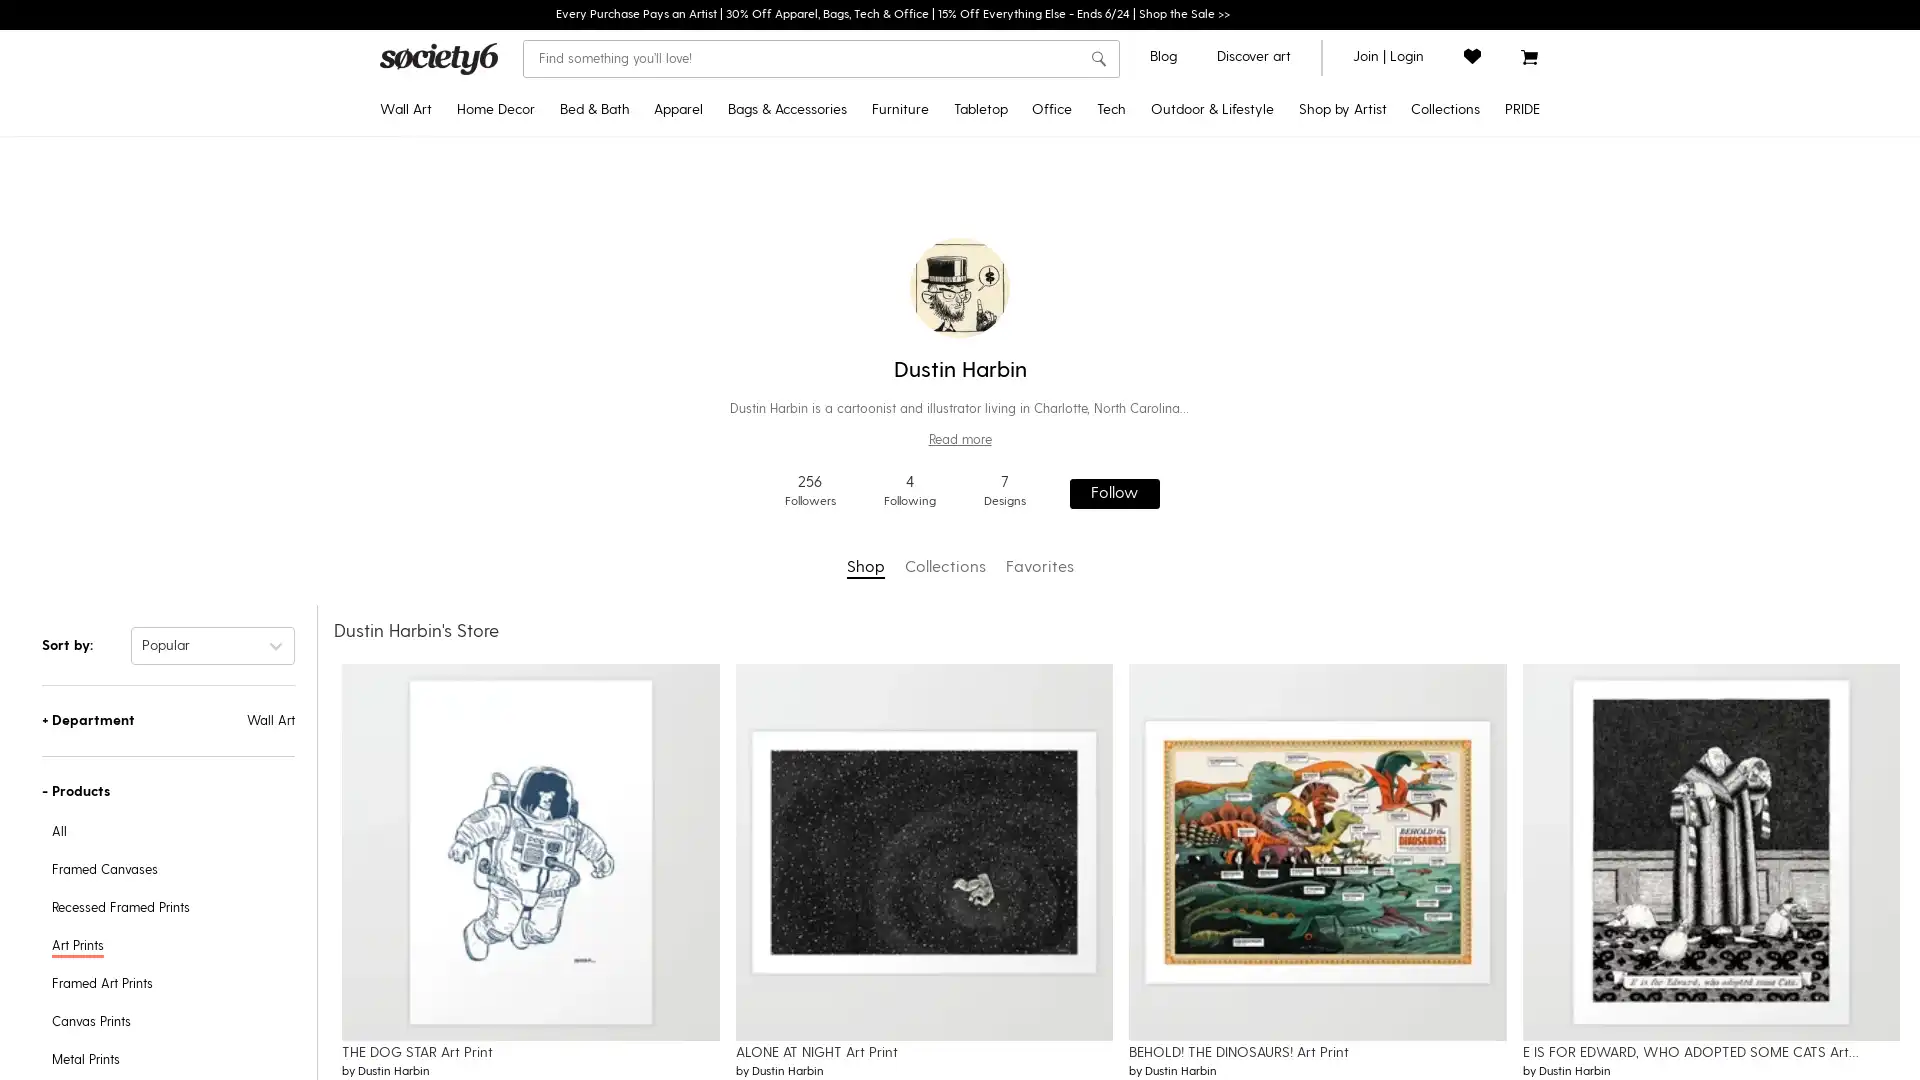 The image size is (1920, 1080). Describe the element at coordinates (801, 320) in the screenshot. I see `Fanny Packs` at that location.